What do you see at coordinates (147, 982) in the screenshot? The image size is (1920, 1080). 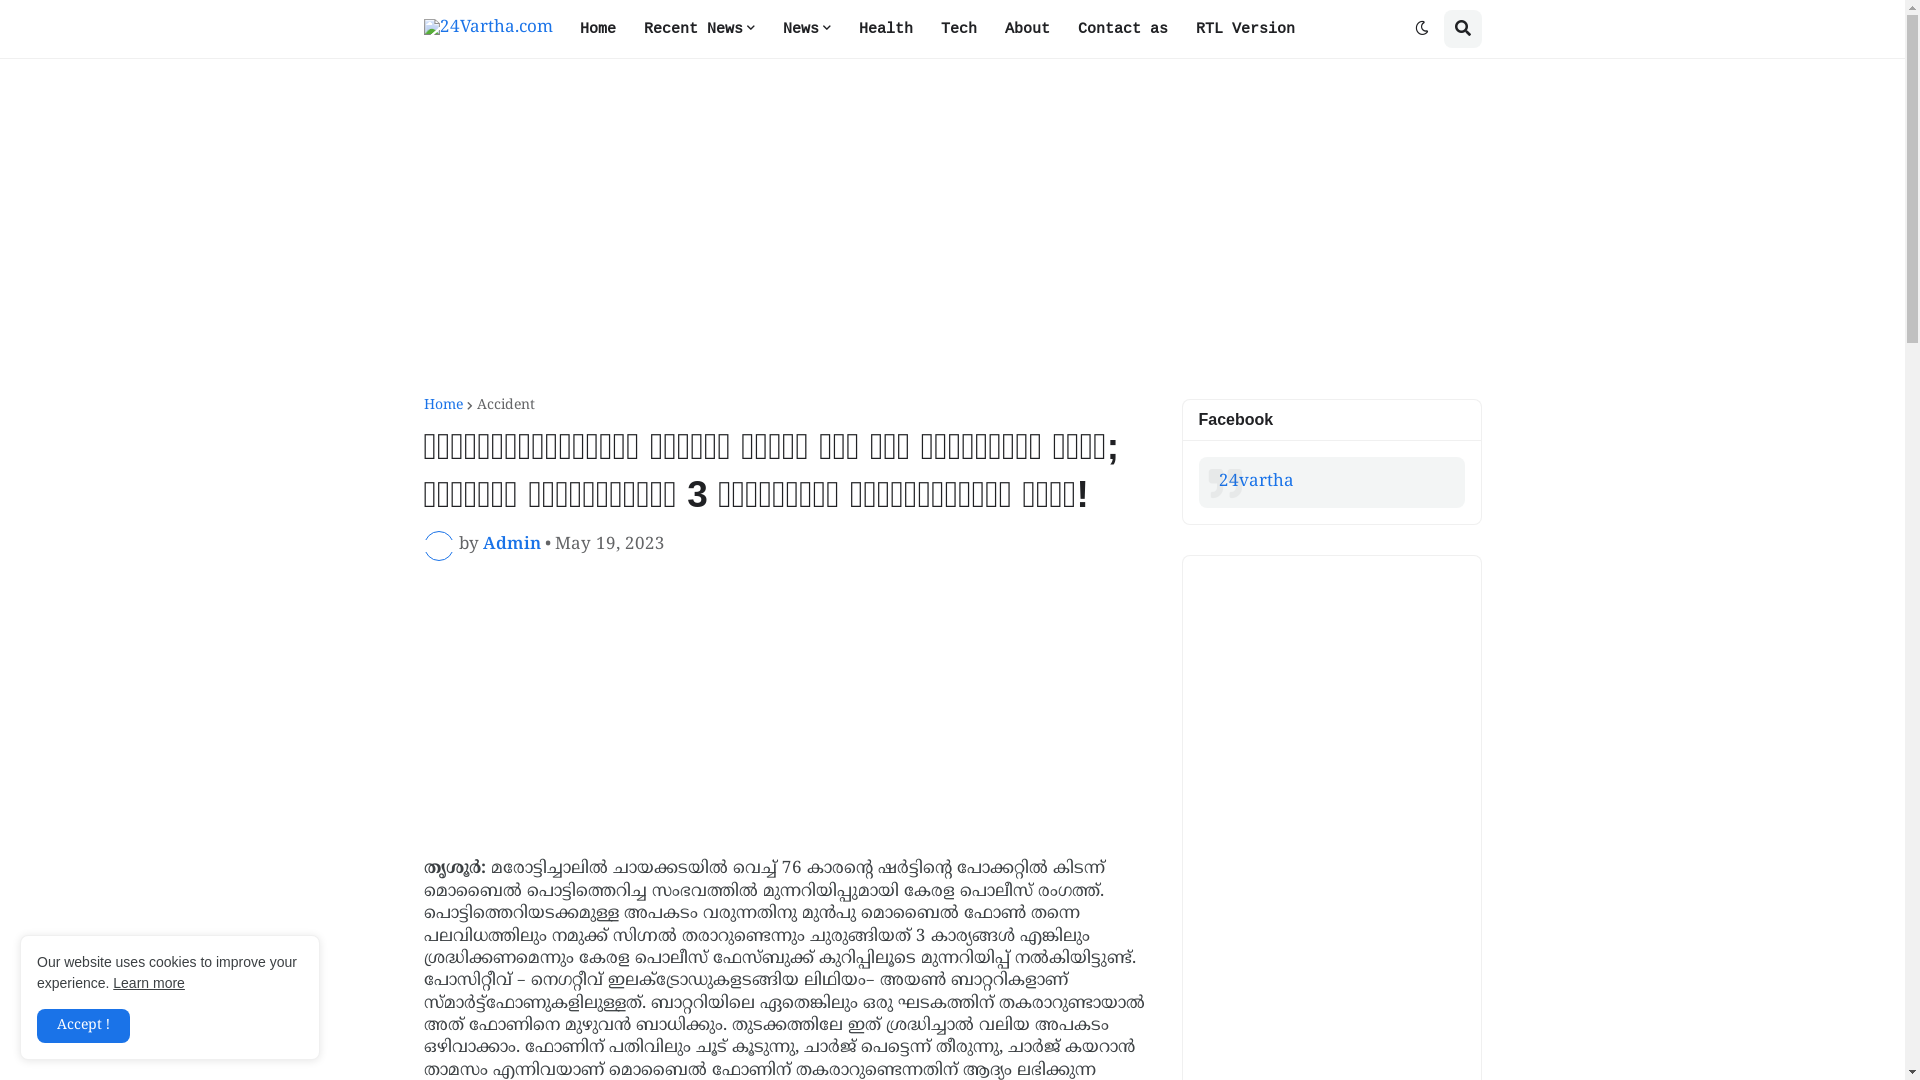 I see `'Learn more'` at bounding box center [147, 982].